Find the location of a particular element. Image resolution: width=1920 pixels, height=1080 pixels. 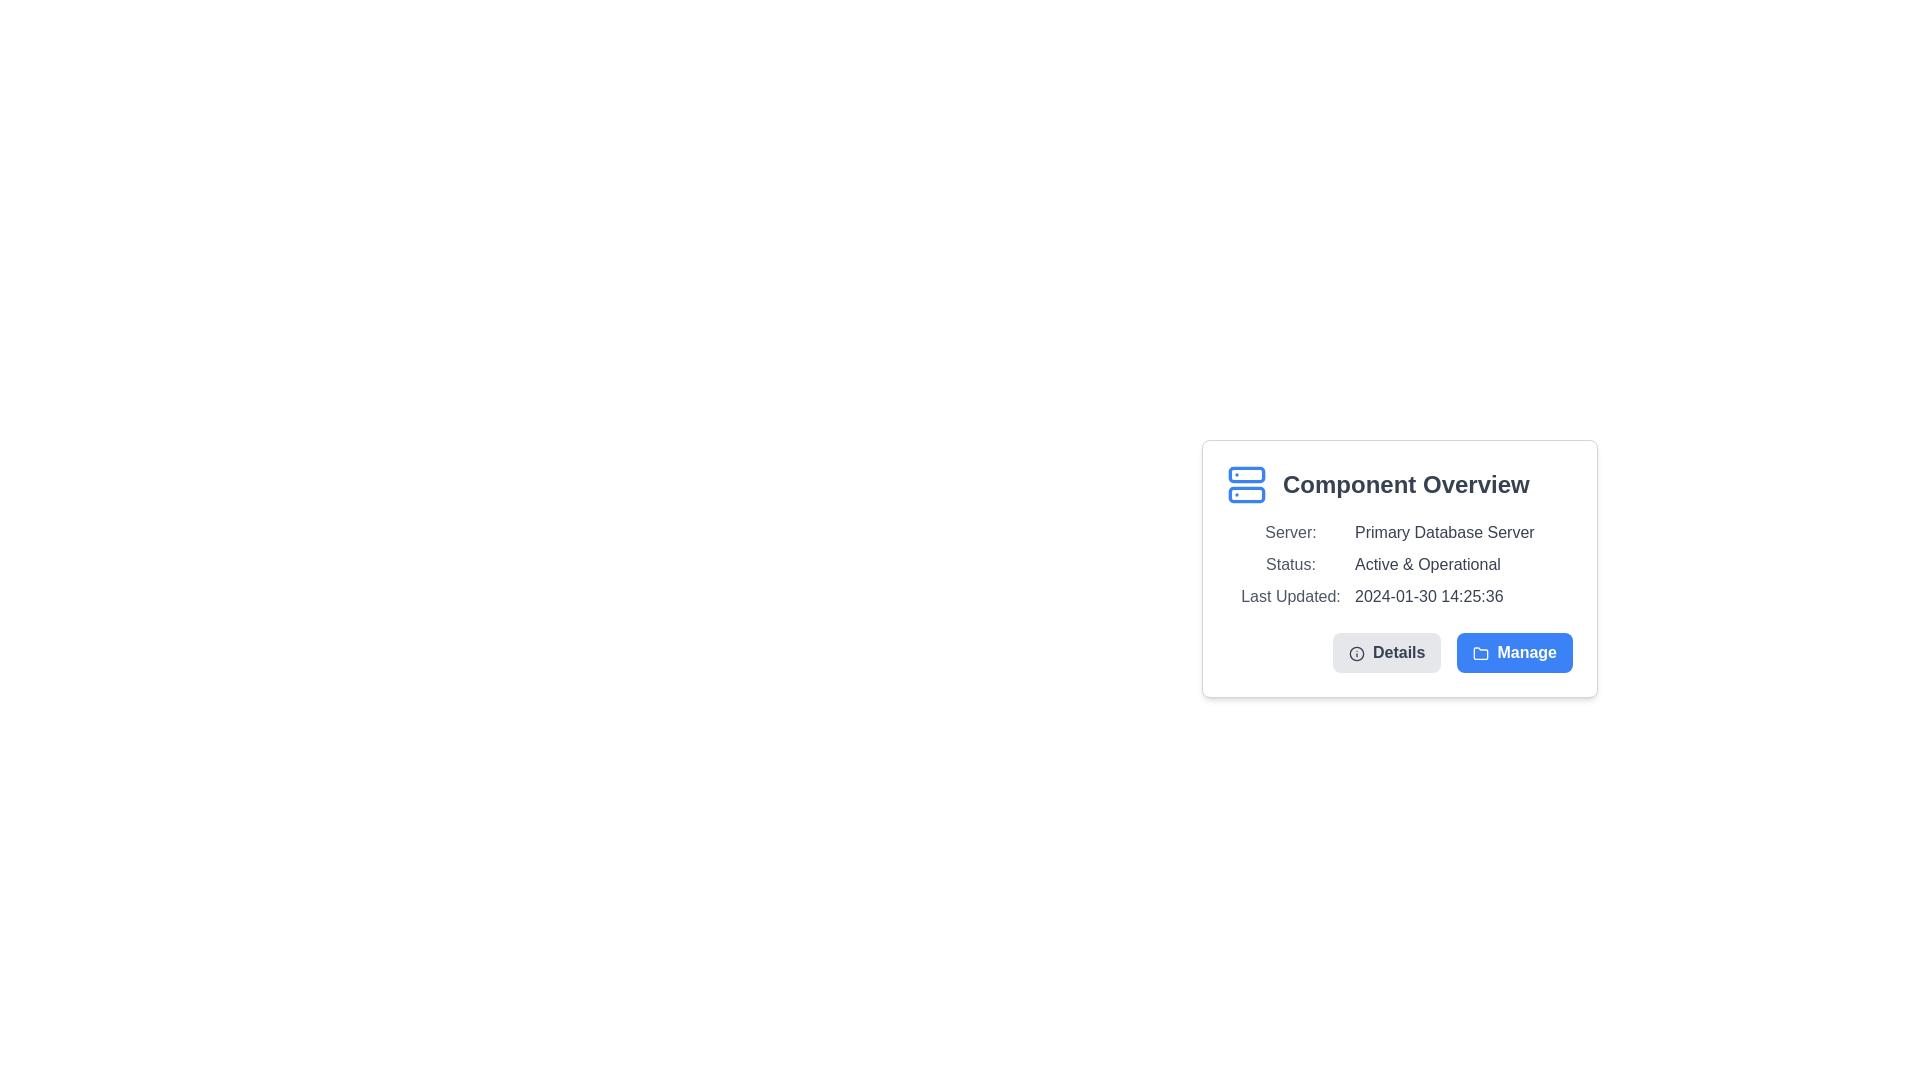

the decorative rectangle within the server icon, which is positioned directly below the first tier of the icon is located at coordinates (1246, 494).